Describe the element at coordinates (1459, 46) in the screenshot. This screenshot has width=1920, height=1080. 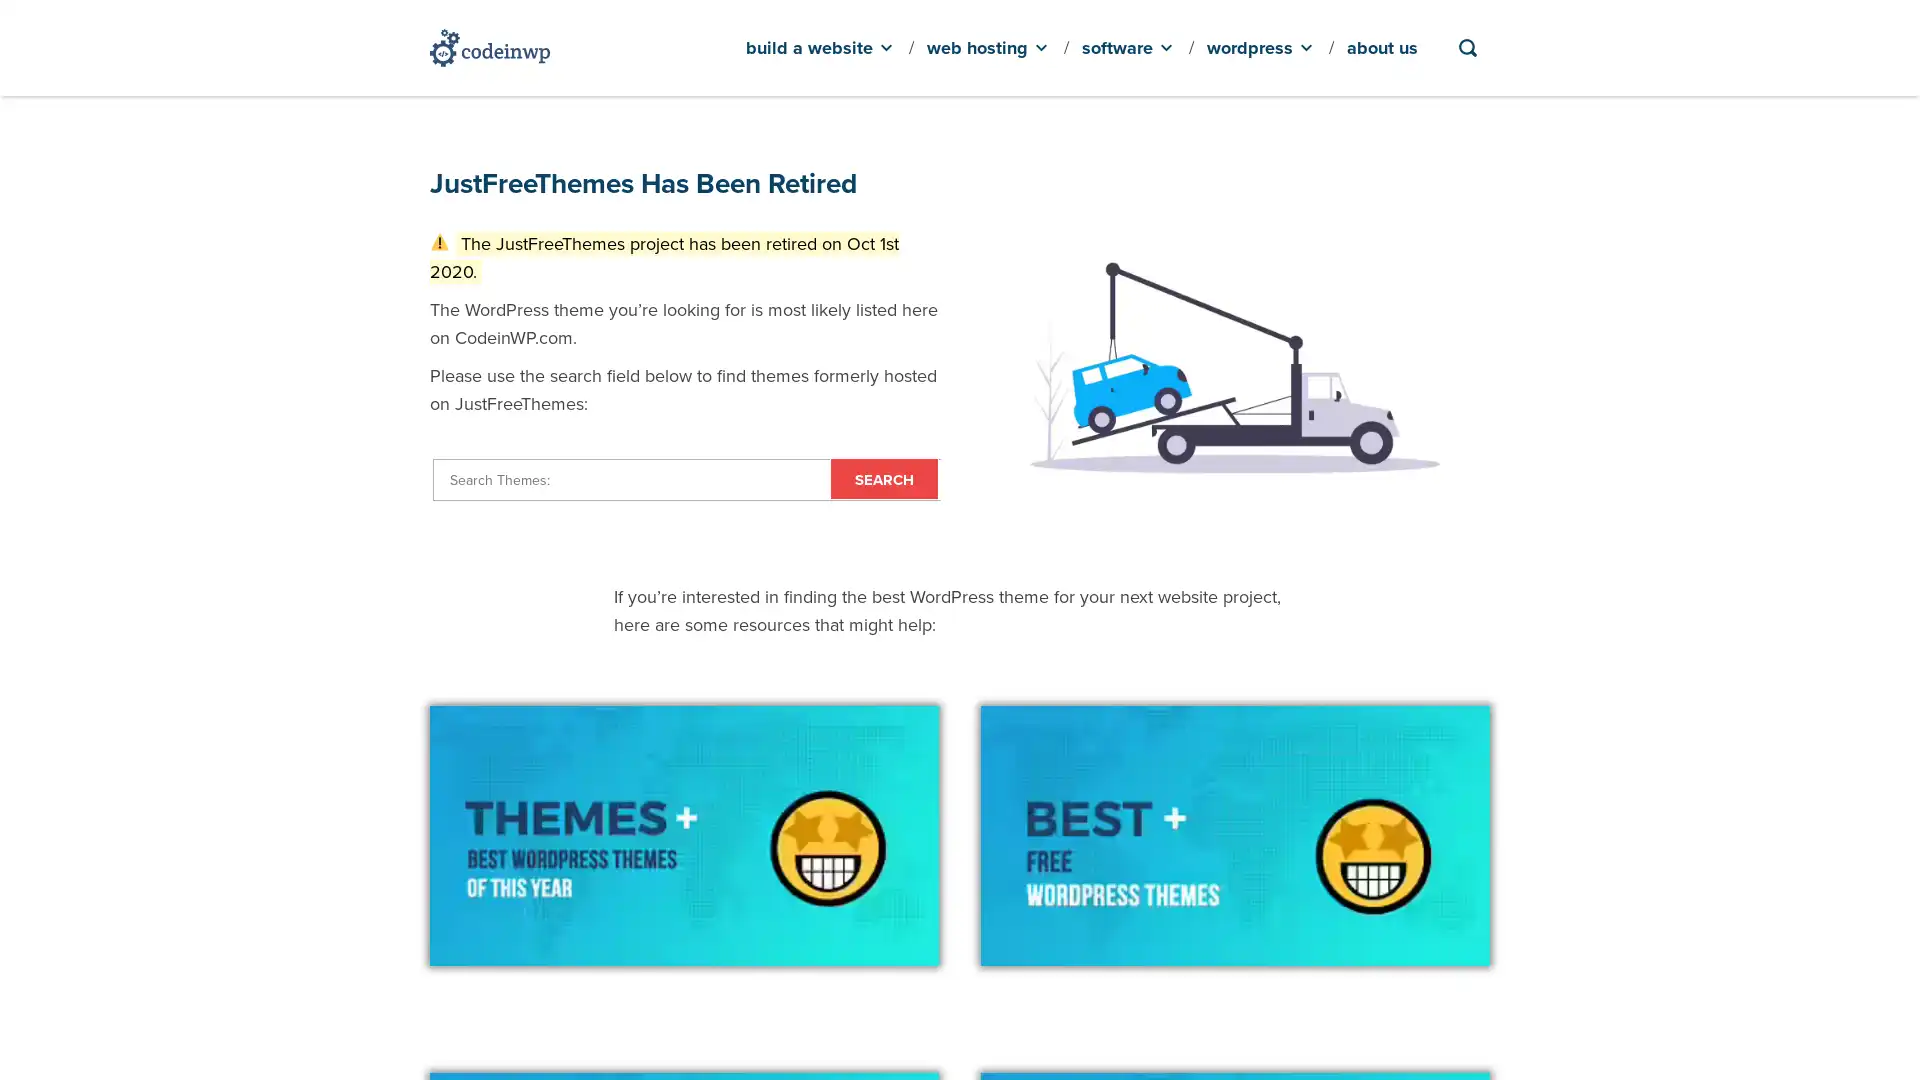
I see `Search` at that location.